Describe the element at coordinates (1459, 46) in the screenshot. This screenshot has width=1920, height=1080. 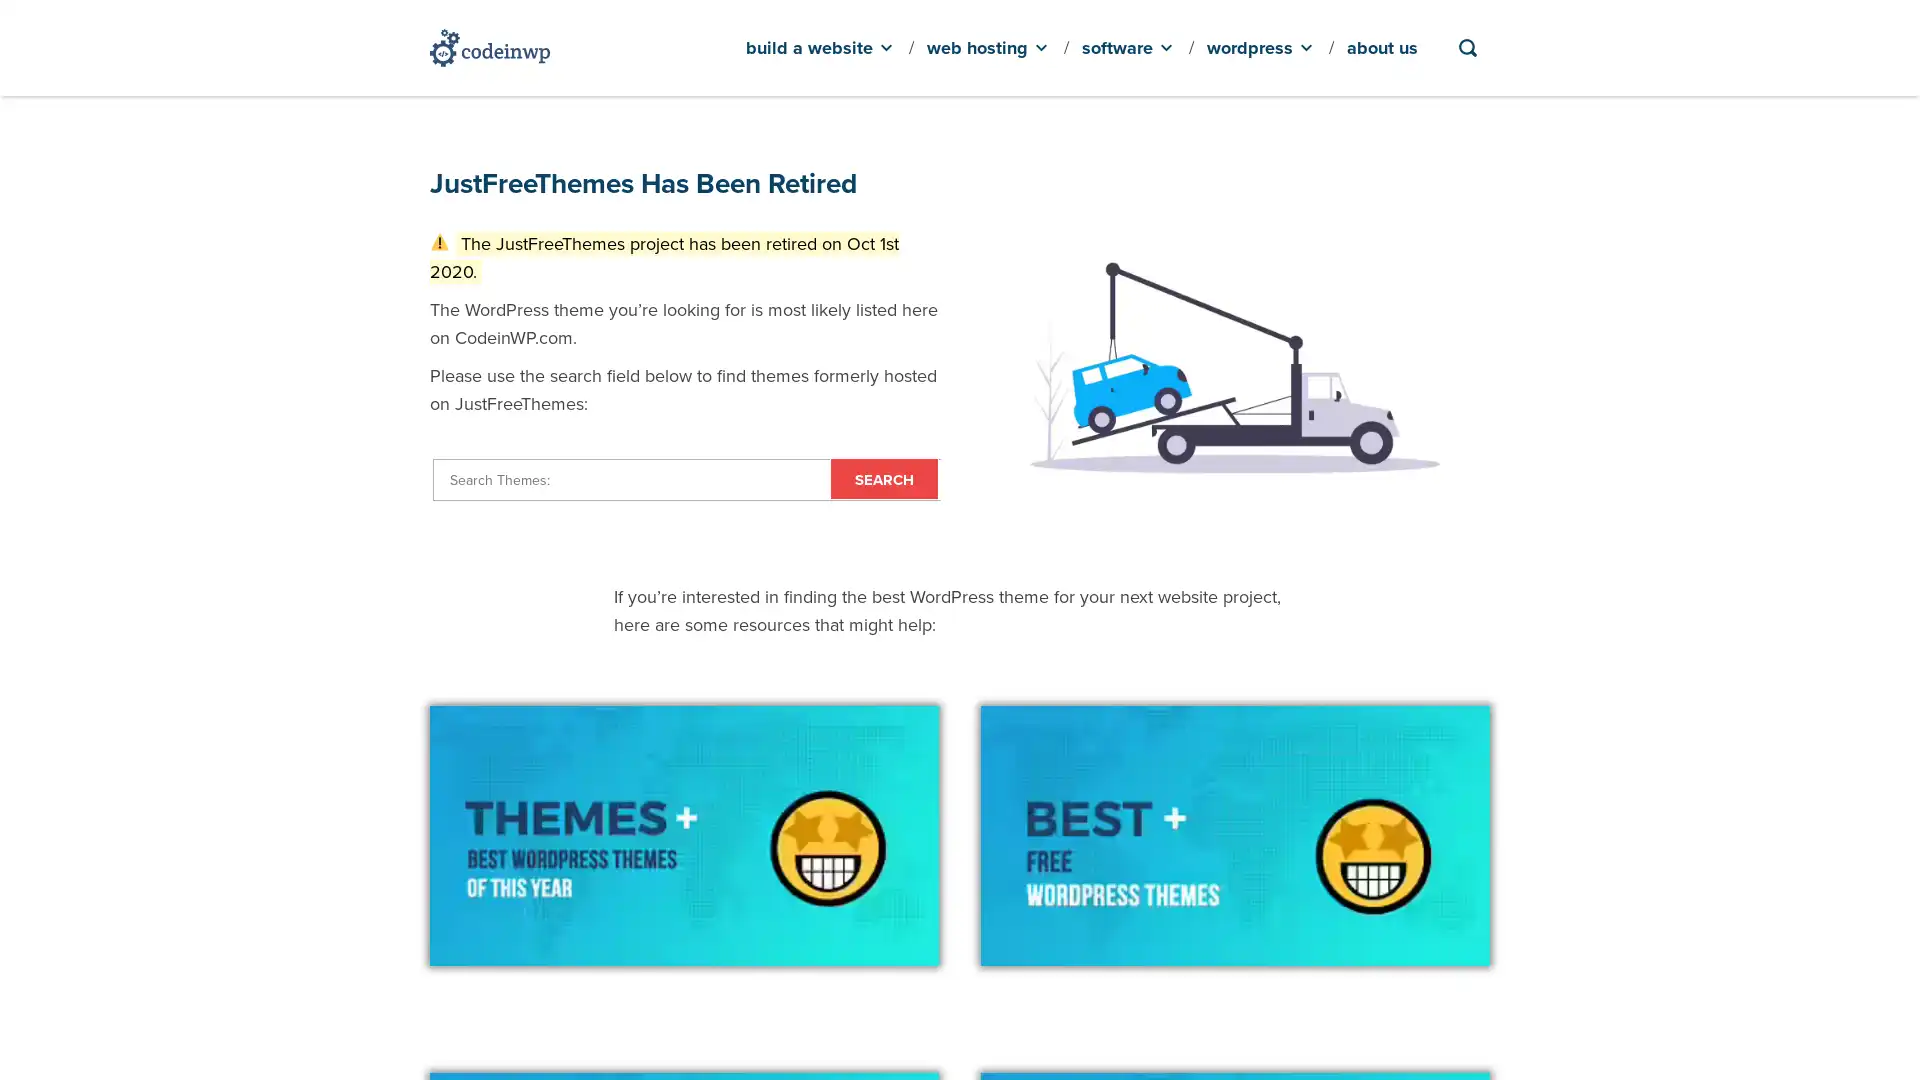
I see `Search` at that location.